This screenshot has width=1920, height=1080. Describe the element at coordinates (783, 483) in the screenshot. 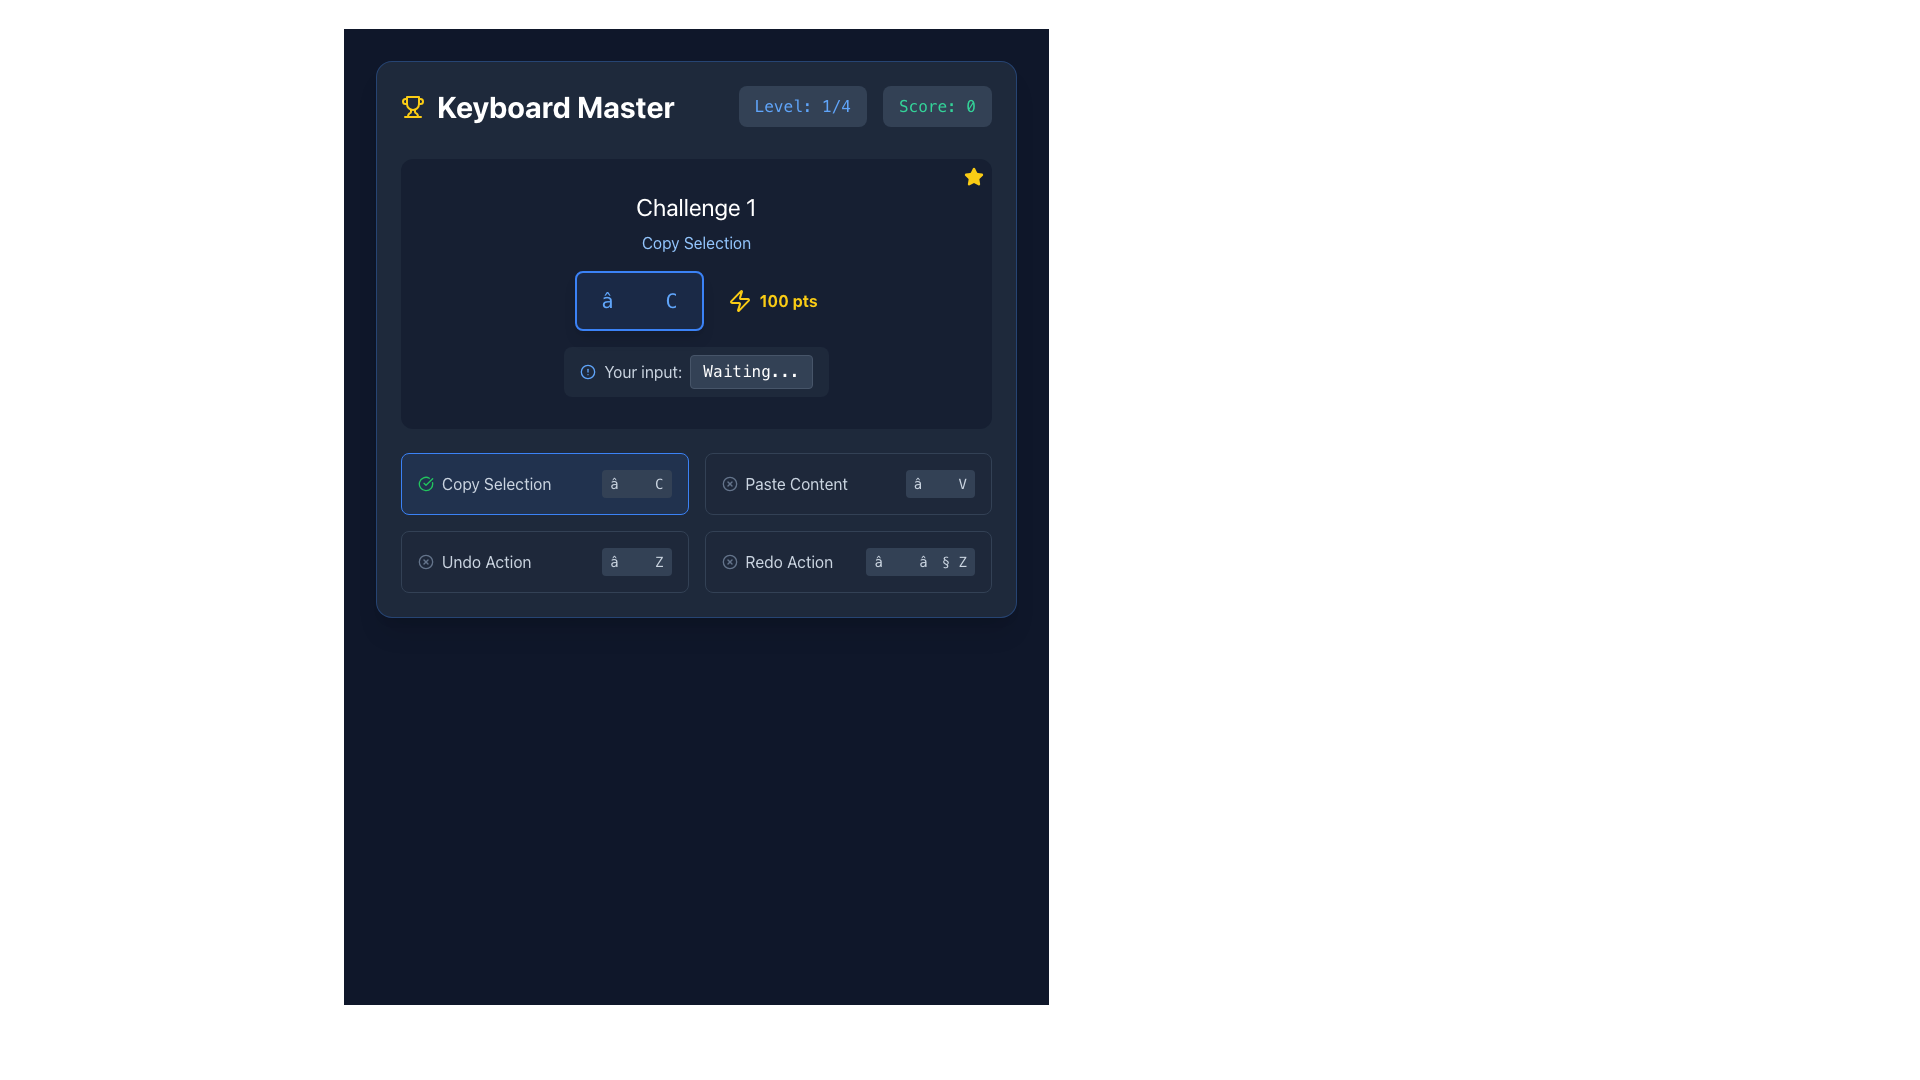

I see `the 'Paste Content' button located at the bottom center of the interface` at that location.